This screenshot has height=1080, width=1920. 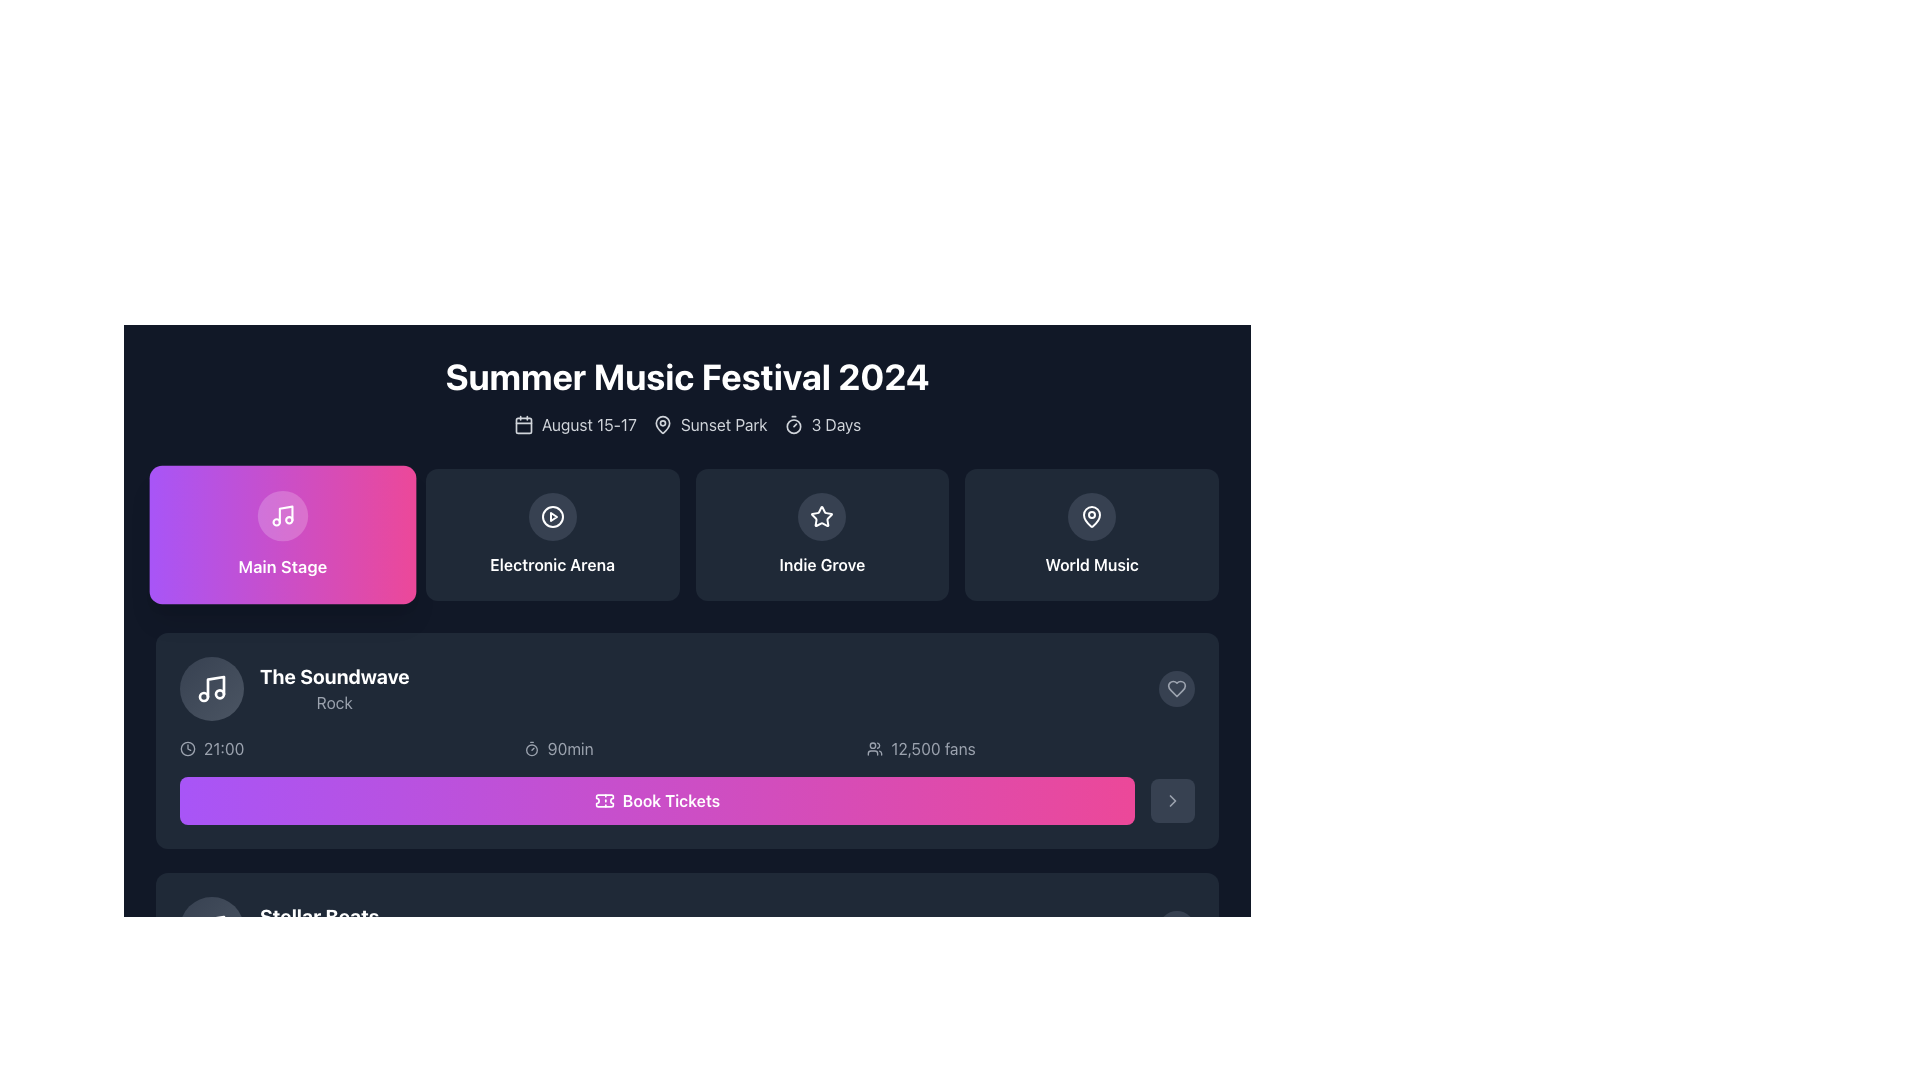 What do you see at coordinates (187, 748) in the screenshot?
I see `the clock icon located just to the left of the text '21:00' in the 'The Soundwave' section` at bounding box center [187, 748].